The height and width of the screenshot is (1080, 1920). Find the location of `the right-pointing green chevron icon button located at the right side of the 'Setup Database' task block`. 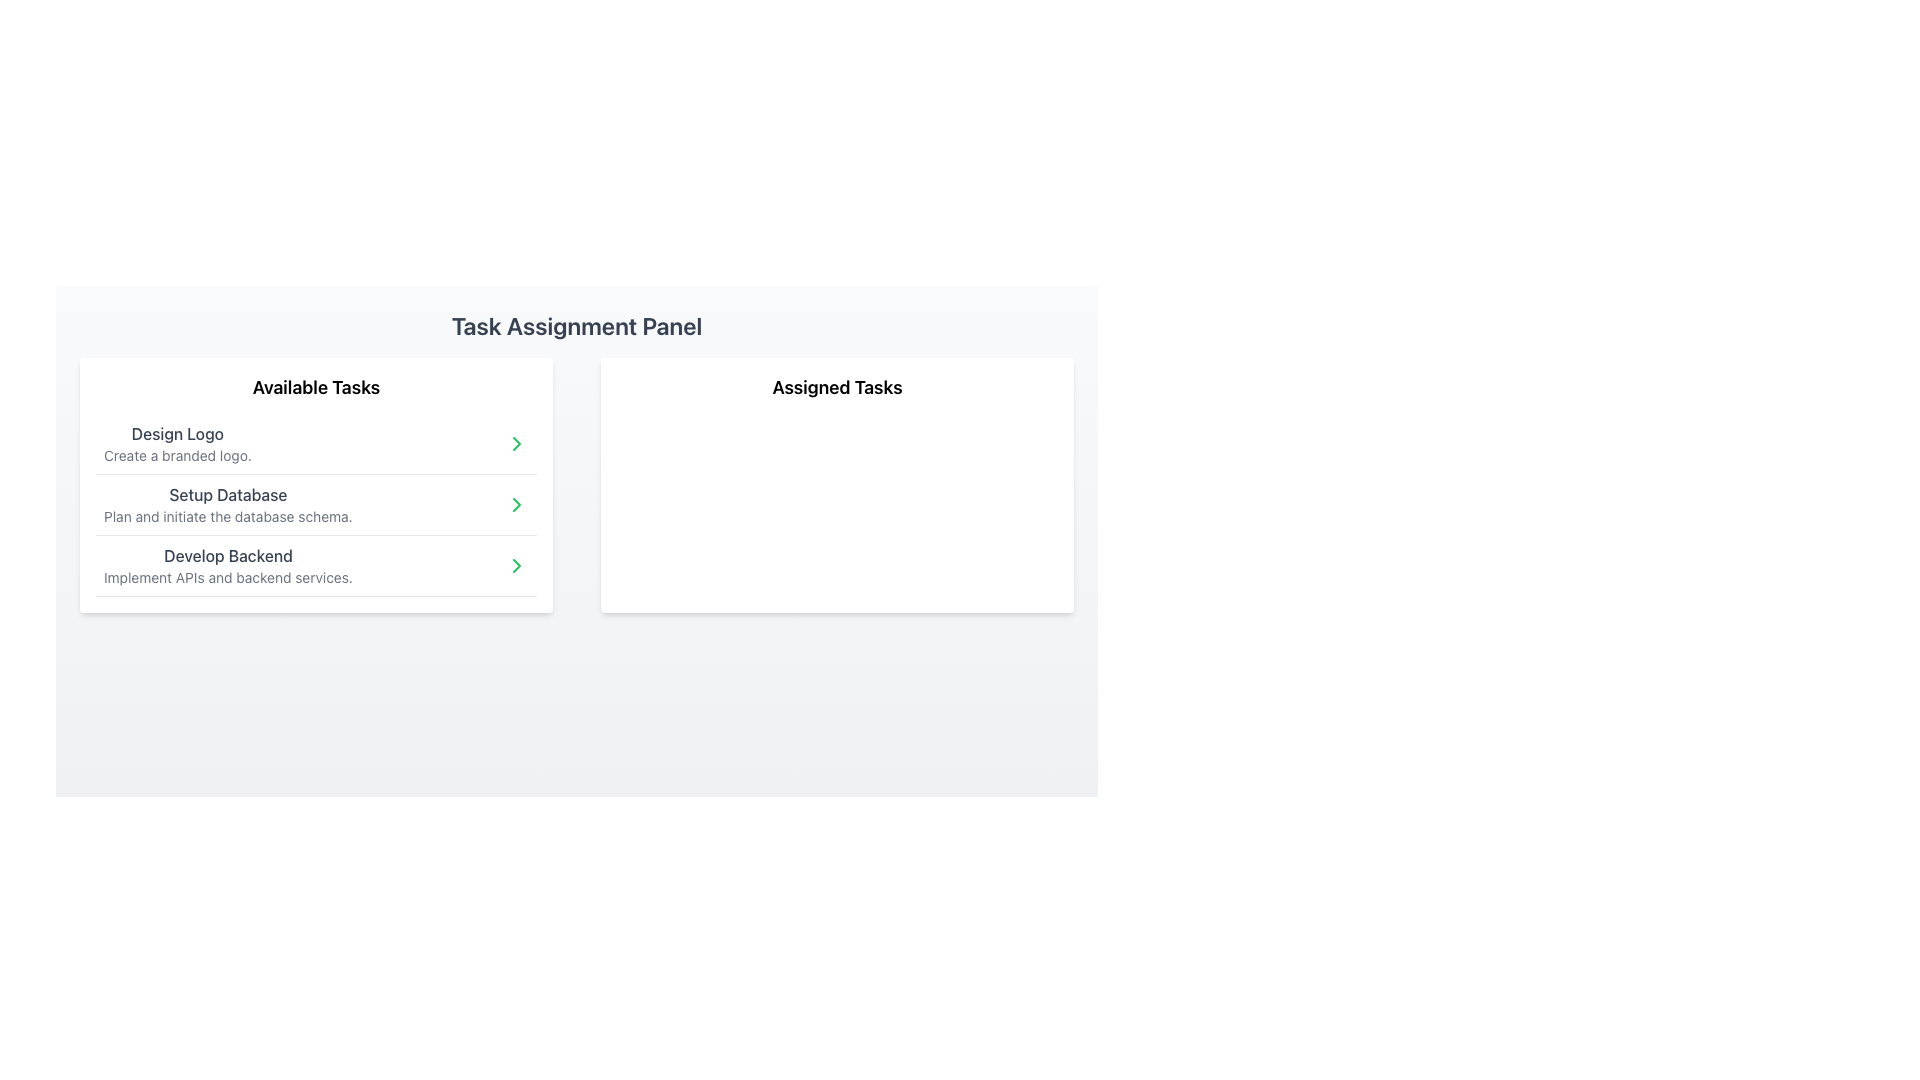

the right-pointing green chevron icon button located at the right side of the 'Setup Database' task block is located at coordinates (517, 504).